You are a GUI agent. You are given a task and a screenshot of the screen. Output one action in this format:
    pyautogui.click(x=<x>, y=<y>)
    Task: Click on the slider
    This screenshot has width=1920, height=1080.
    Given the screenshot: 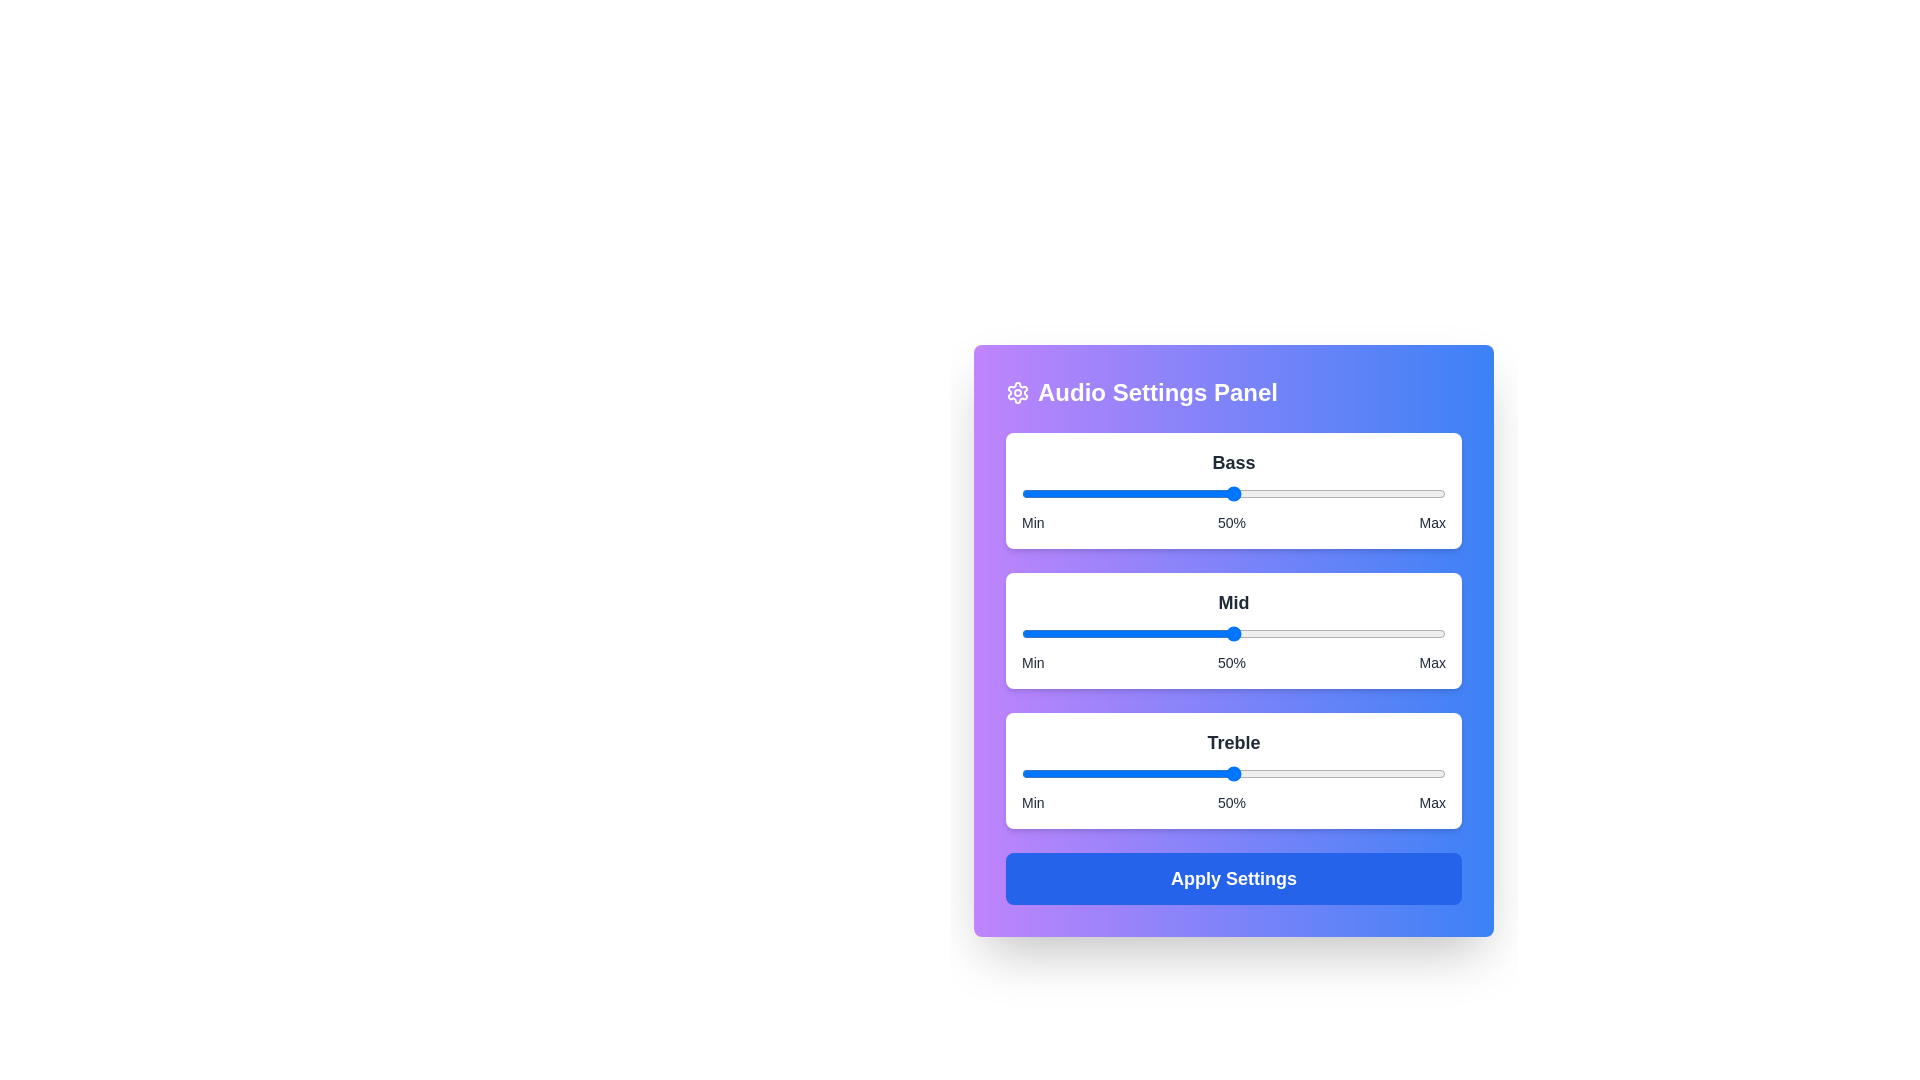 What is the action you would take?
    pyautogui.click(x=1088, y=633)
    